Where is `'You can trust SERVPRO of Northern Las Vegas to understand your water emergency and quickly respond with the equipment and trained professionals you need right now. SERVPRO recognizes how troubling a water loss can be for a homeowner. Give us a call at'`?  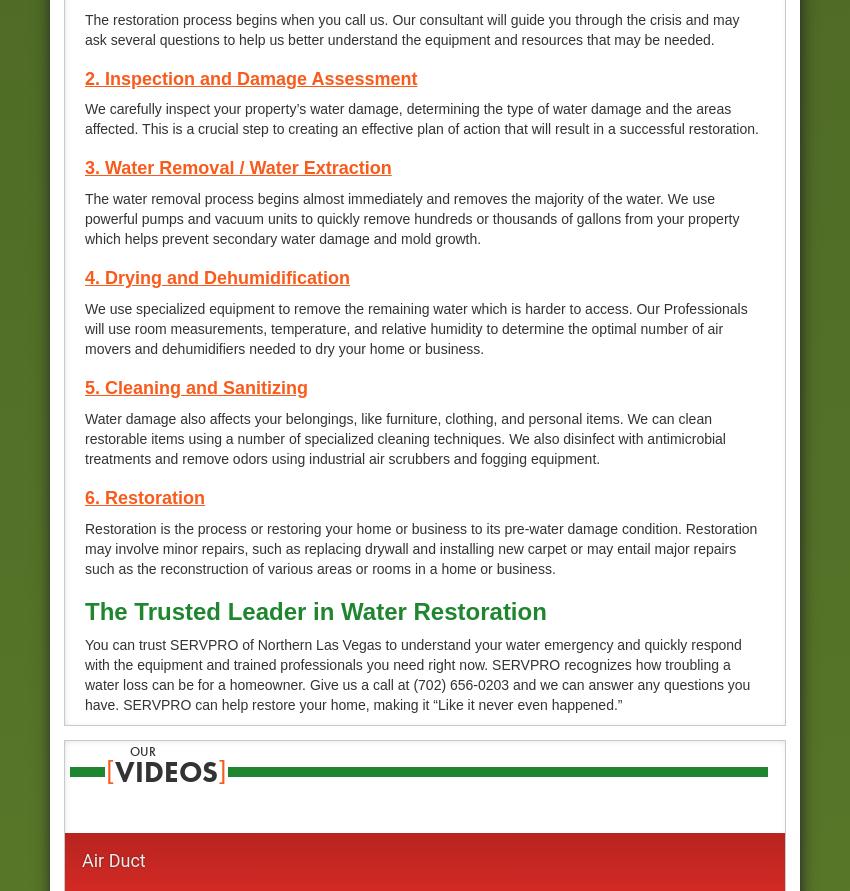
'You can trust SERVPRO of Northern Las Vegas to understand your water emergency and quickly respond with the equipment and trained professionals you need right now. SERVPRO recognizes how troubling a water loss can be for a homeowner. Give us a call at' is located at coordinates (413, 664).